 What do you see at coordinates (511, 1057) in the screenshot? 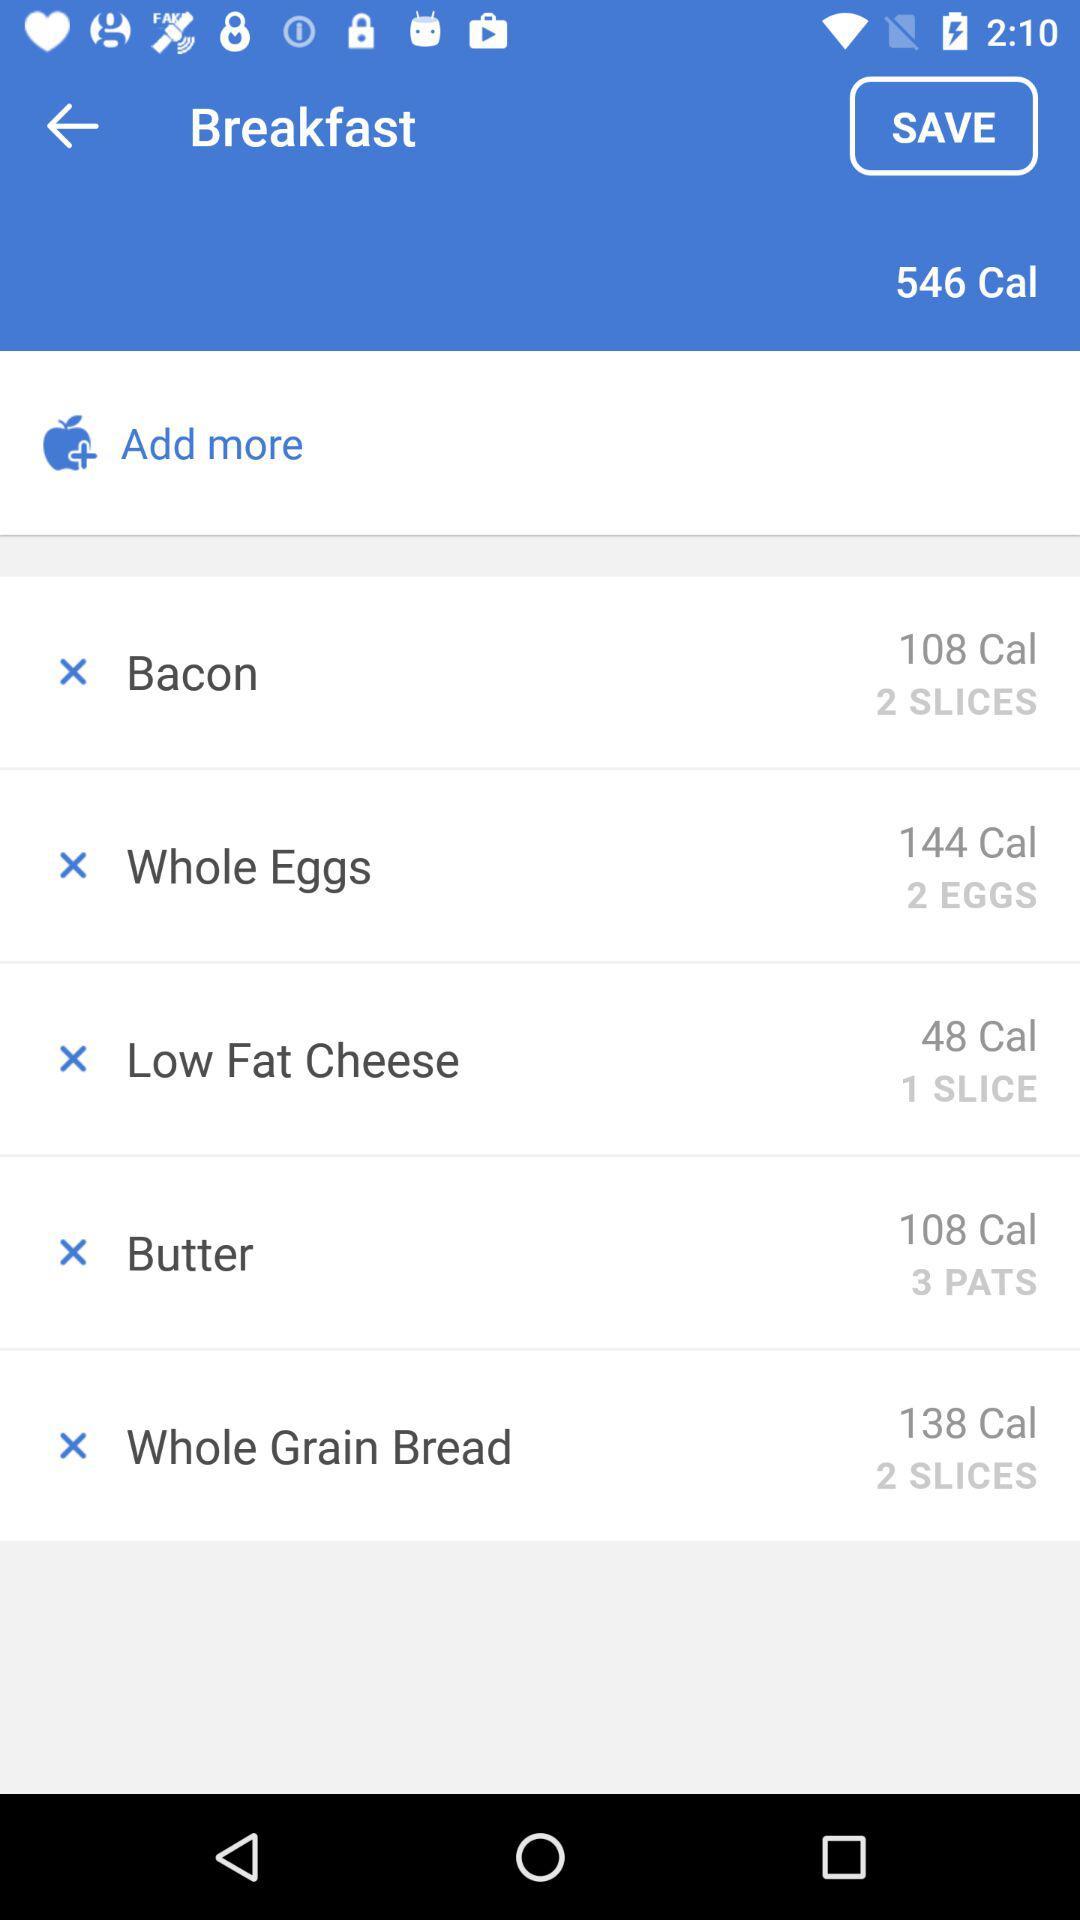
I see `icon next to the 1 slice item` at bounding box center [511, 1057].